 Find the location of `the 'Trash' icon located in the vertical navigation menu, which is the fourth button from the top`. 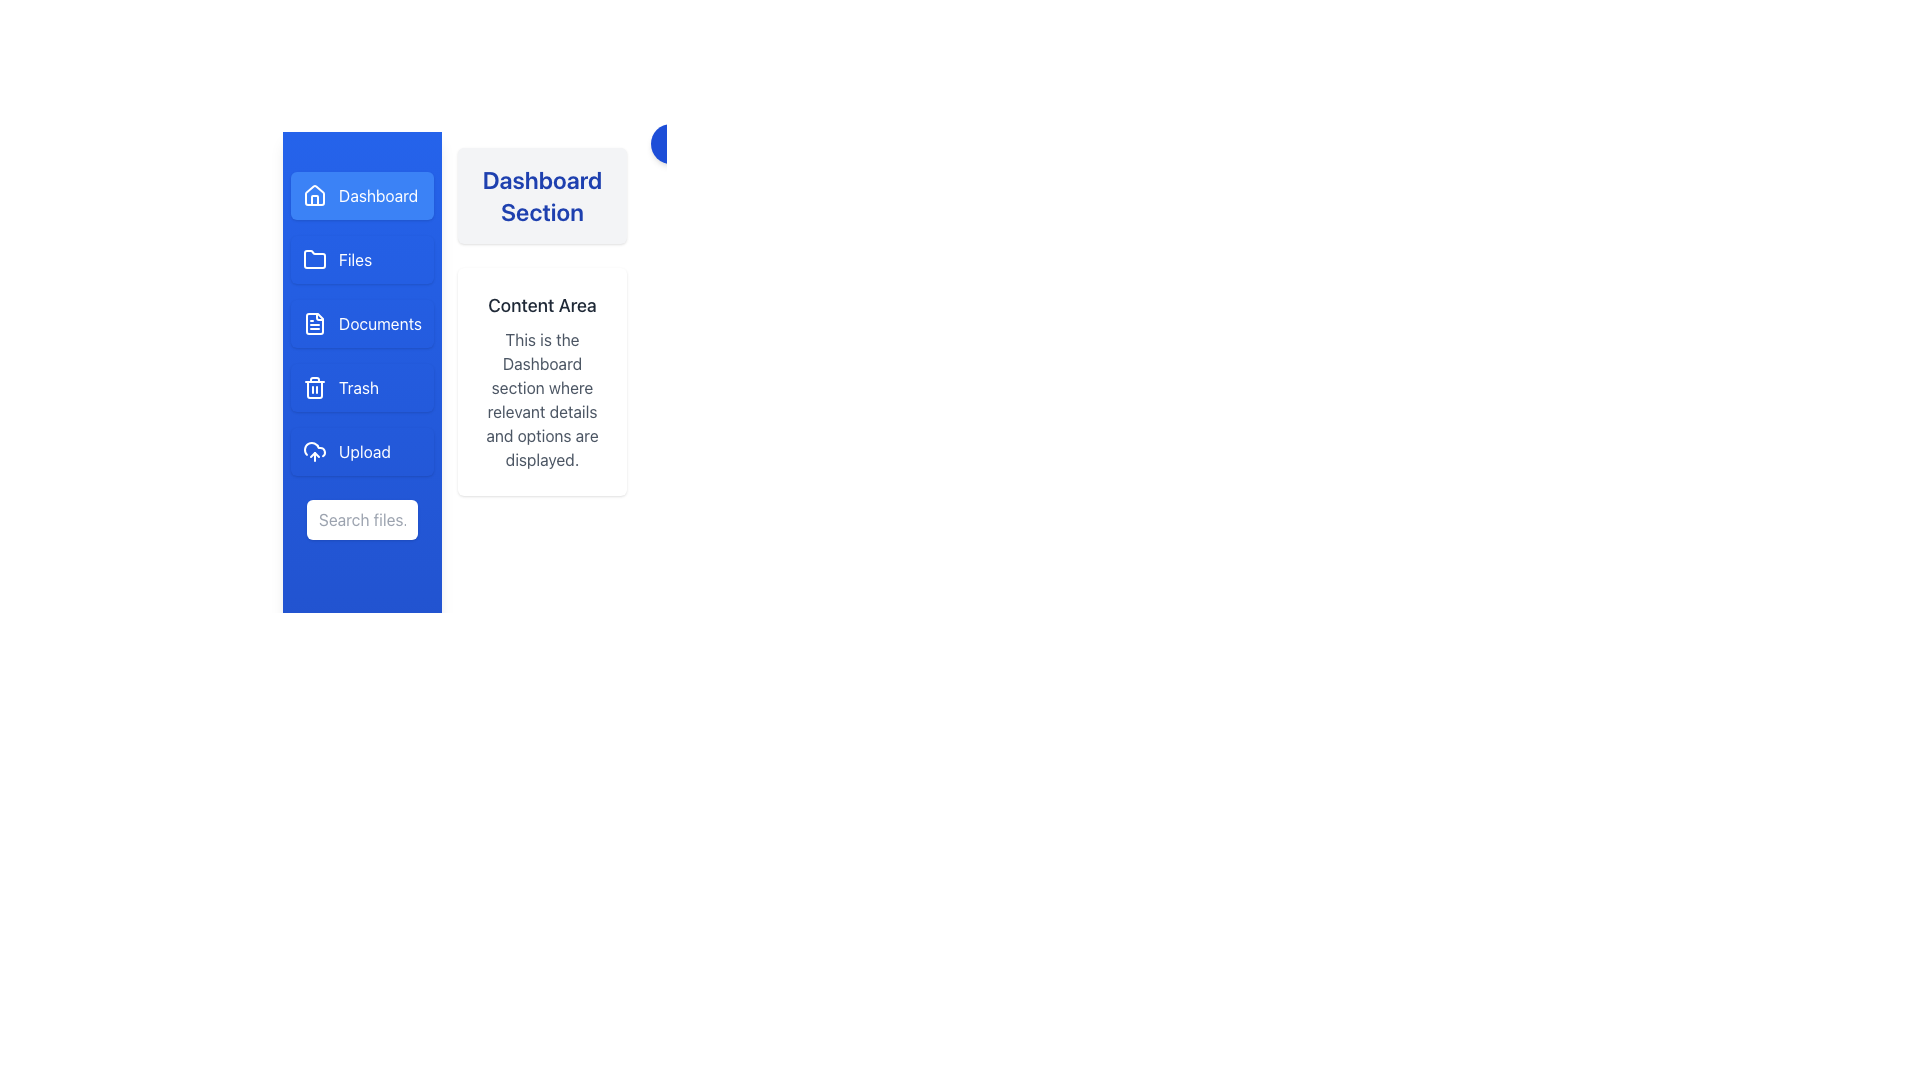

the 'Trash' icon located in the vertical navigation menu, which is the fourth button from the top is located at coordinates (314, 388).